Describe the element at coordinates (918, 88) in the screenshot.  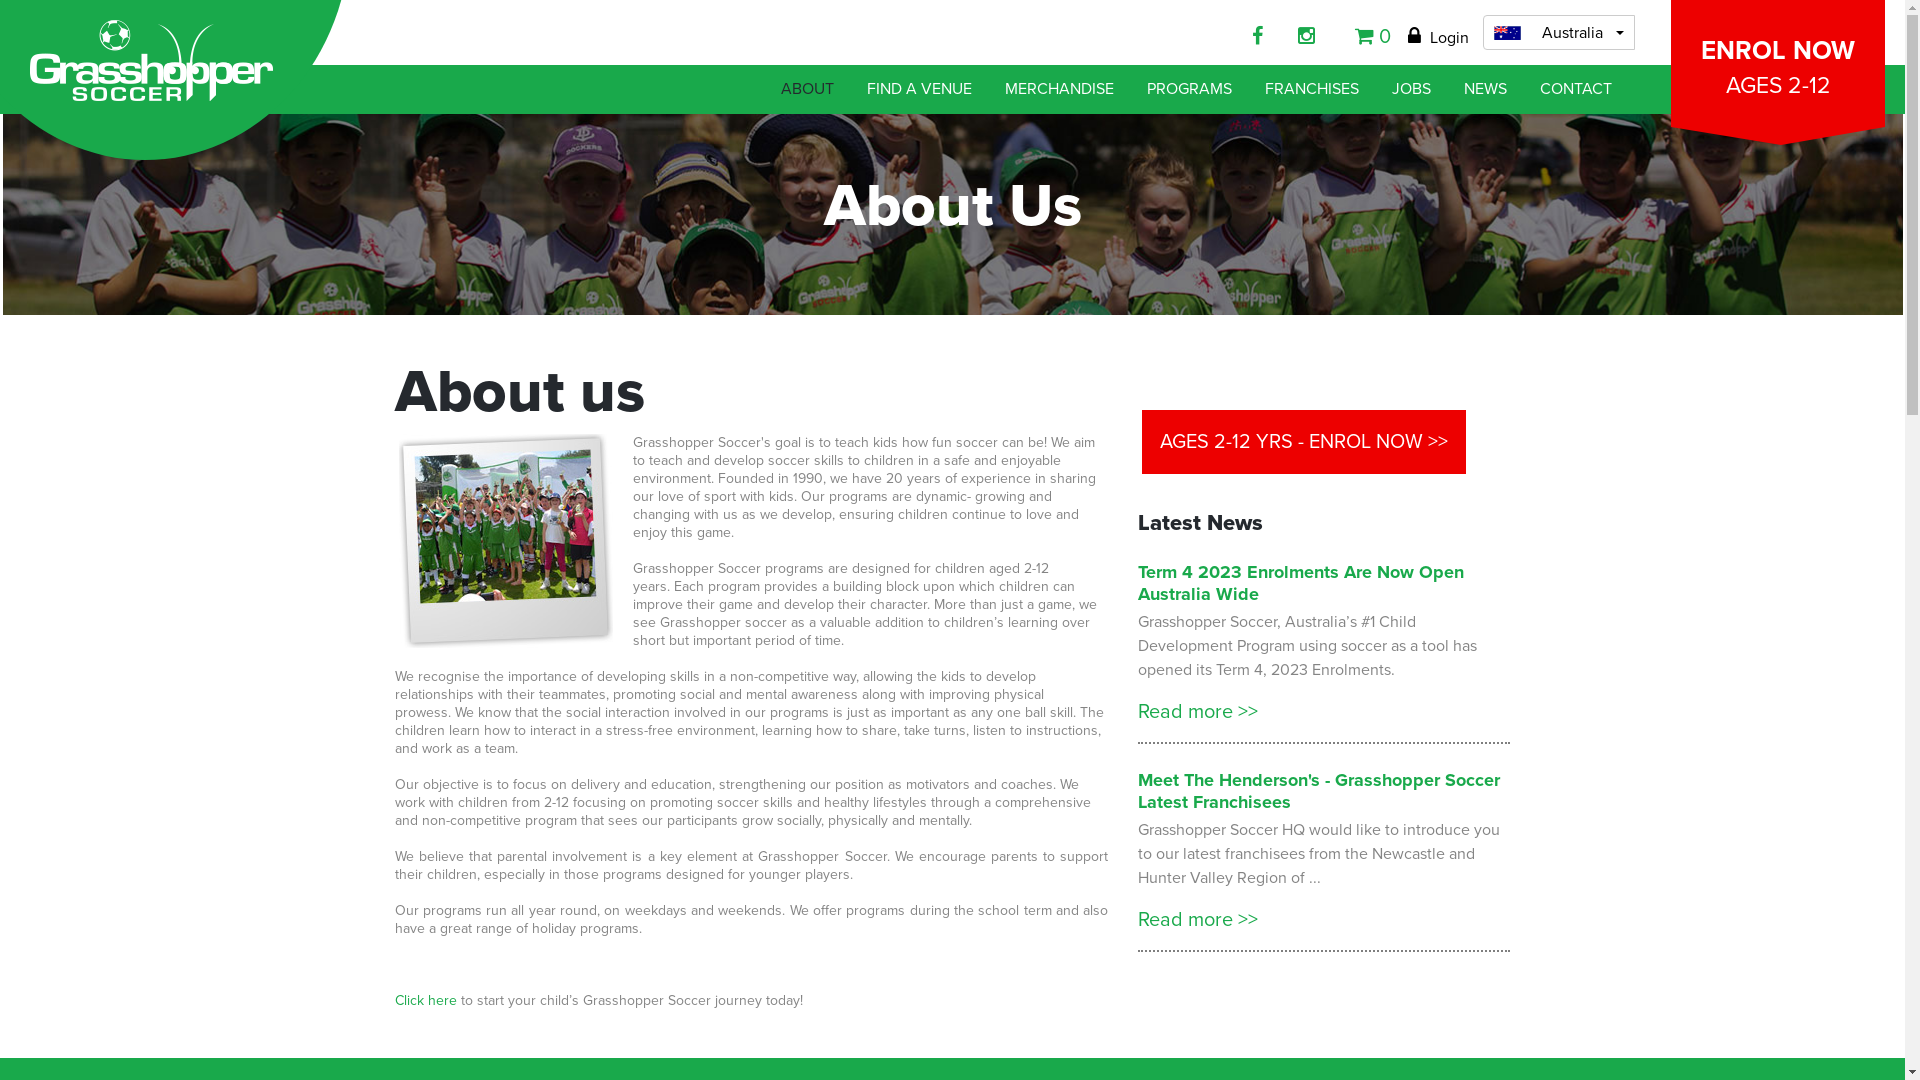
I see `'FIND A VENUE'` at that location.